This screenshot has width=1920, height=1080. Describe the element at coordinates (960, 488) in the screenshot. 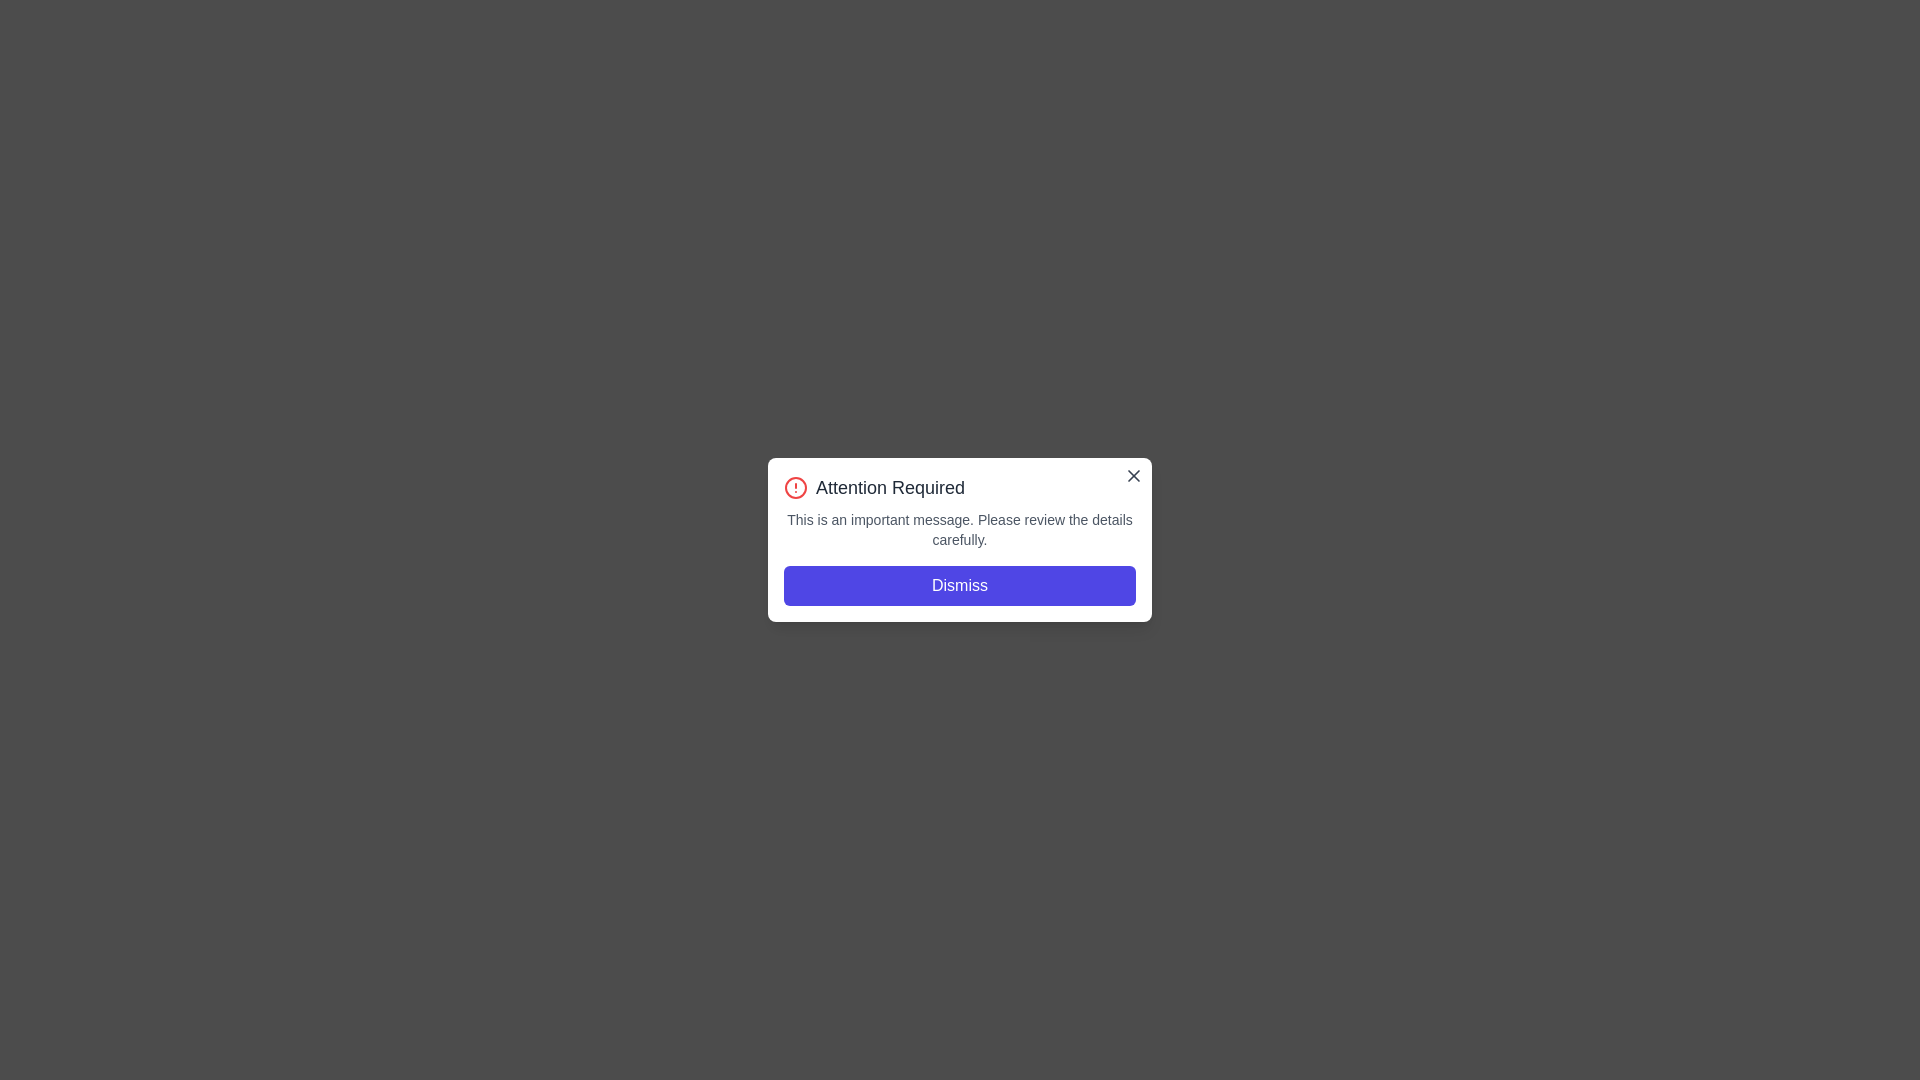

I see `text displayed in the Alert Header with Icon, which is located at the top of the white alert dialog box` at that location.